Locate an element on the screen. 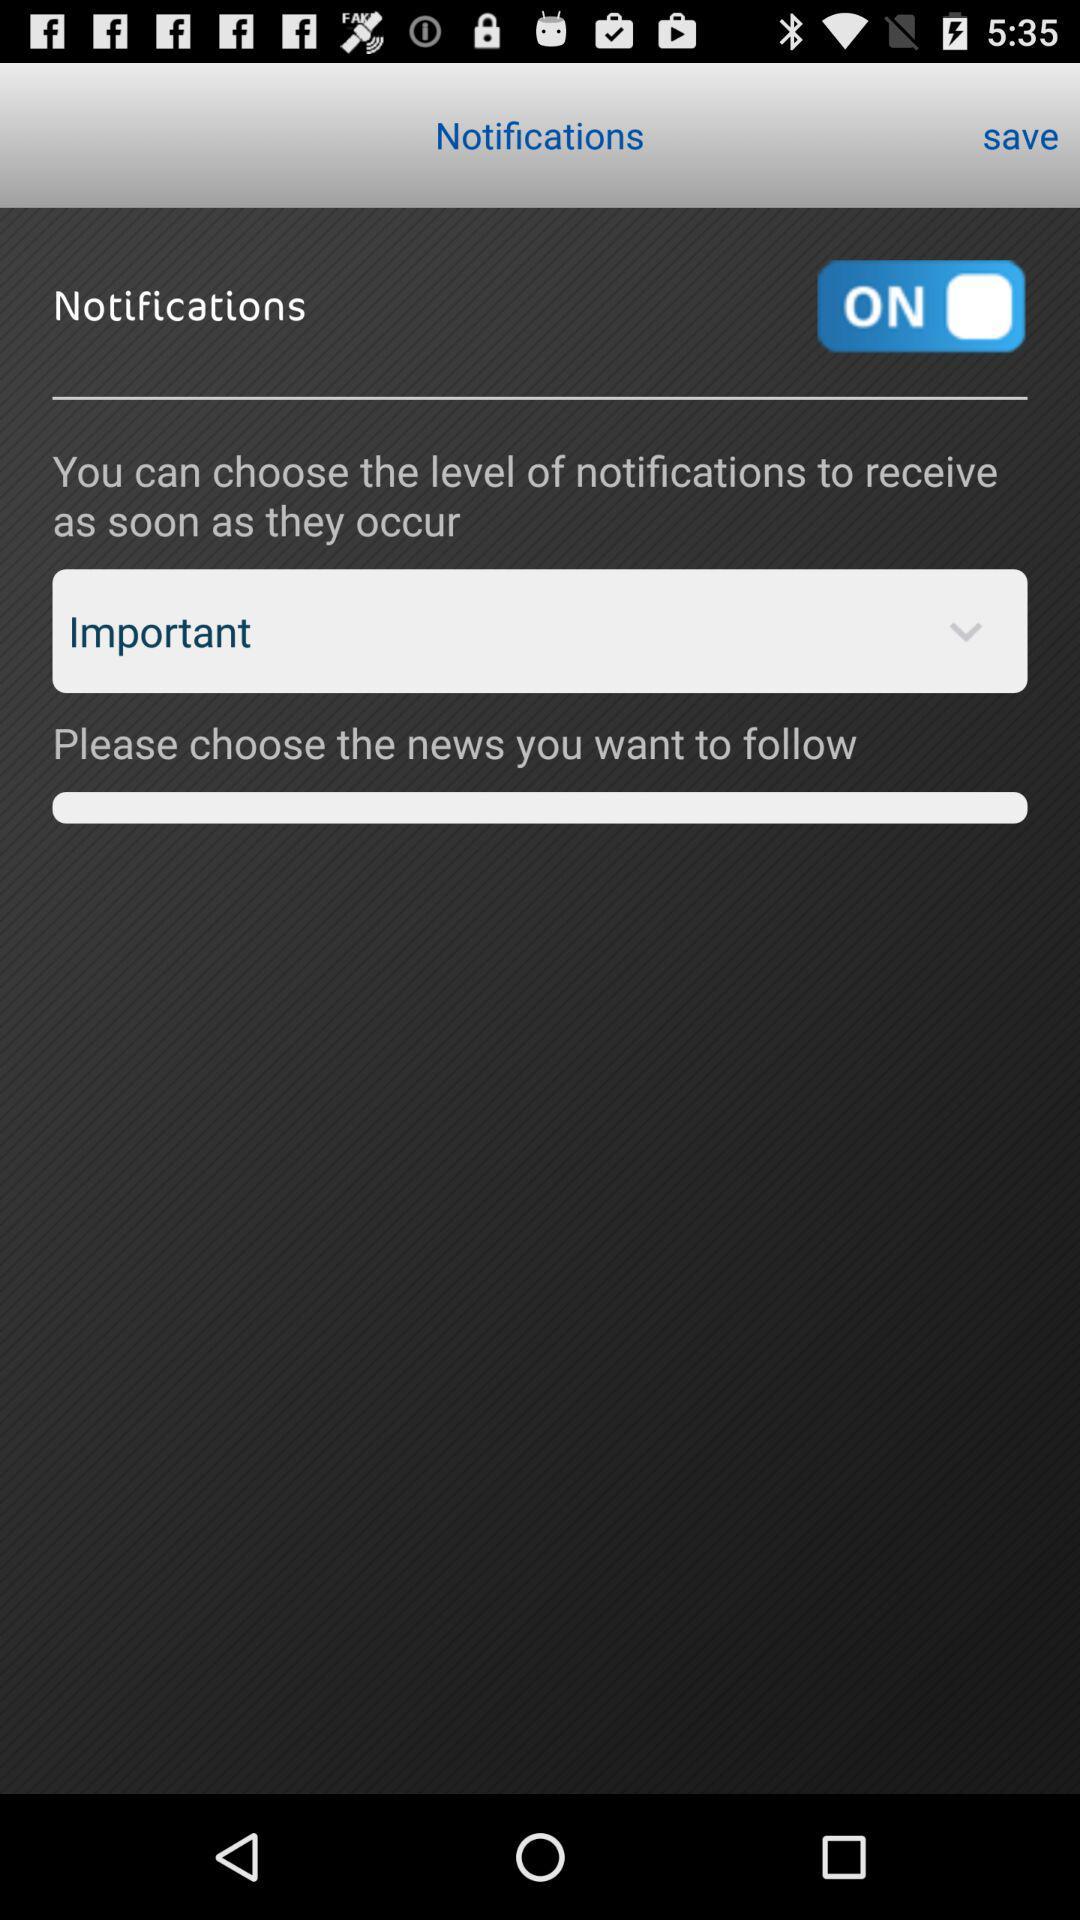 This screenshot has height=1920, width=1080. the important item is located at coordinates (540, 630).